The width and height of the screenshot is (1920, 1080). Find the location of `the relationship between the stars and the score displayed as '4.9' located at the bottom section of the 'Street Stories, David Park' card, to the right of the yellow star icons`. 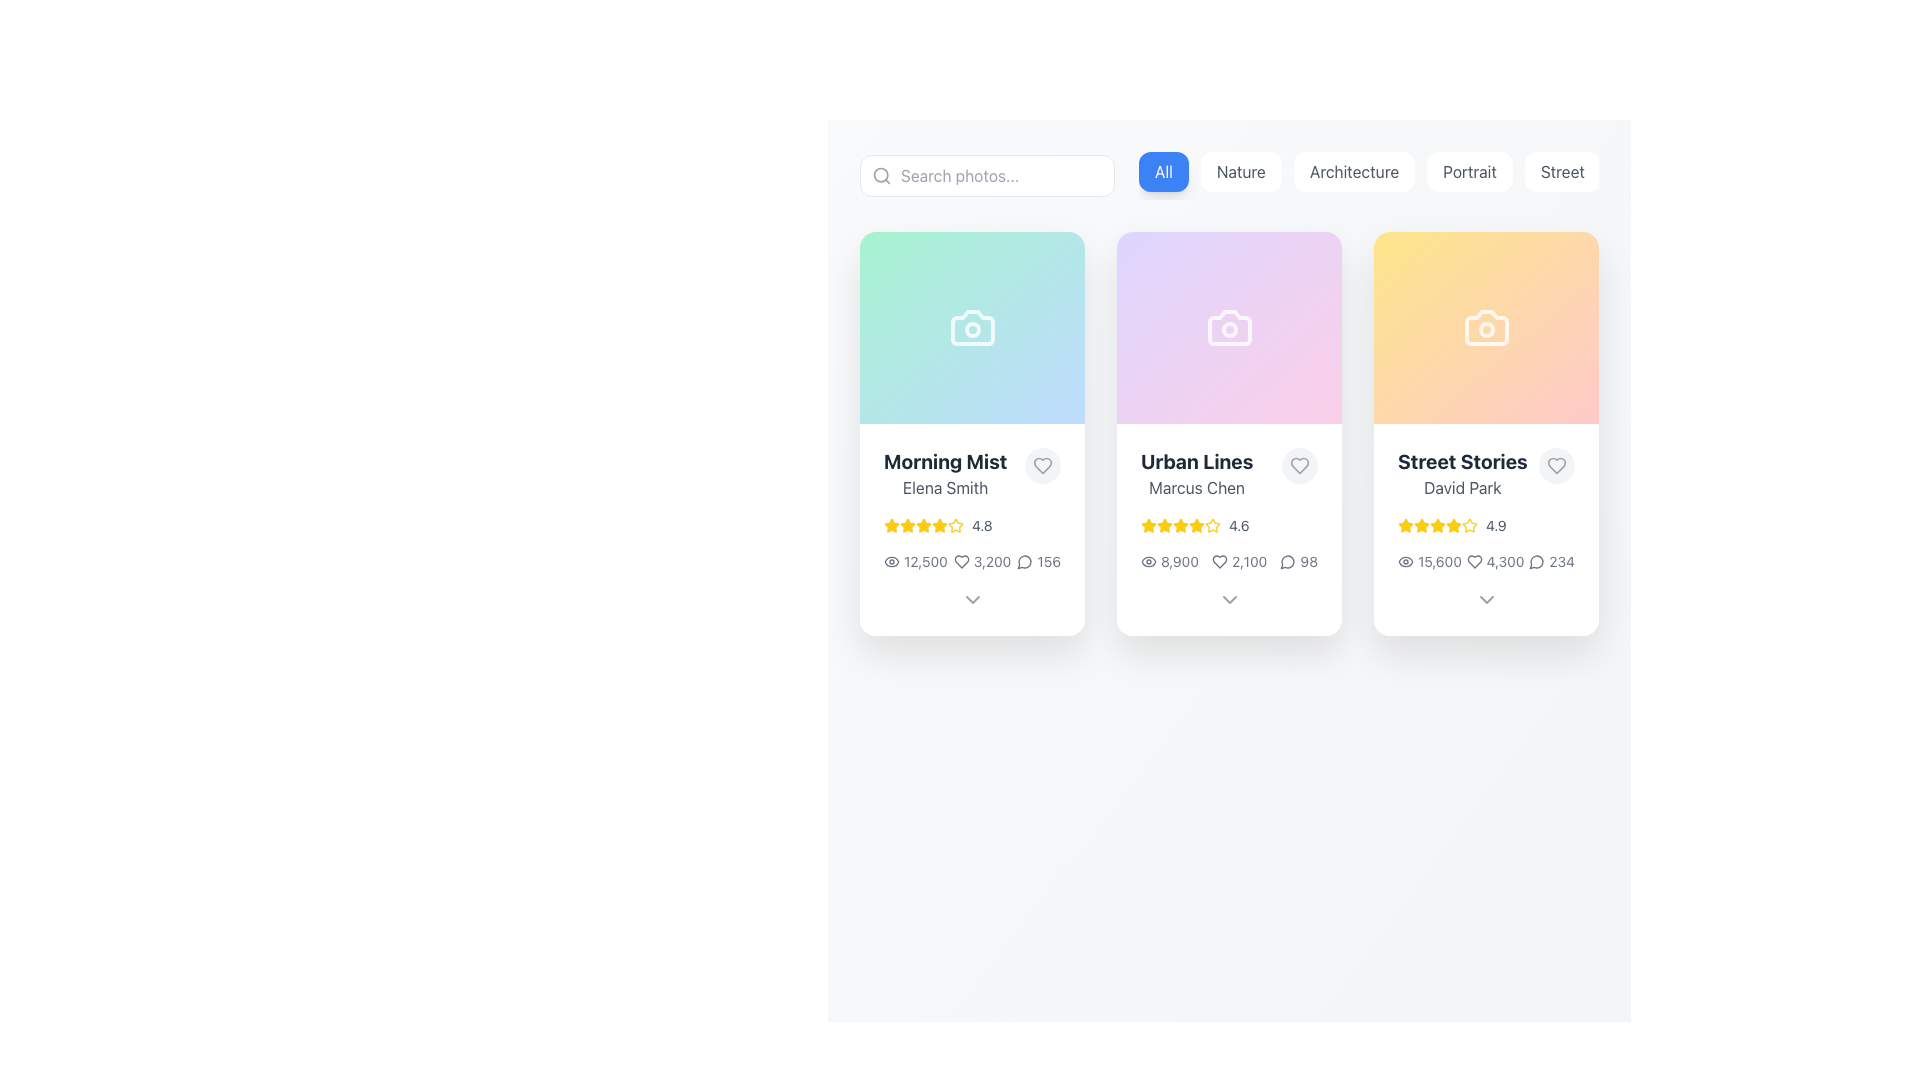

the relationship between the stars and the score displayed as '4.9' located at the bottom section of the 'Street Stories, David Park' card, to the right of the yellow star icons is located at coordinates (1496, 524).